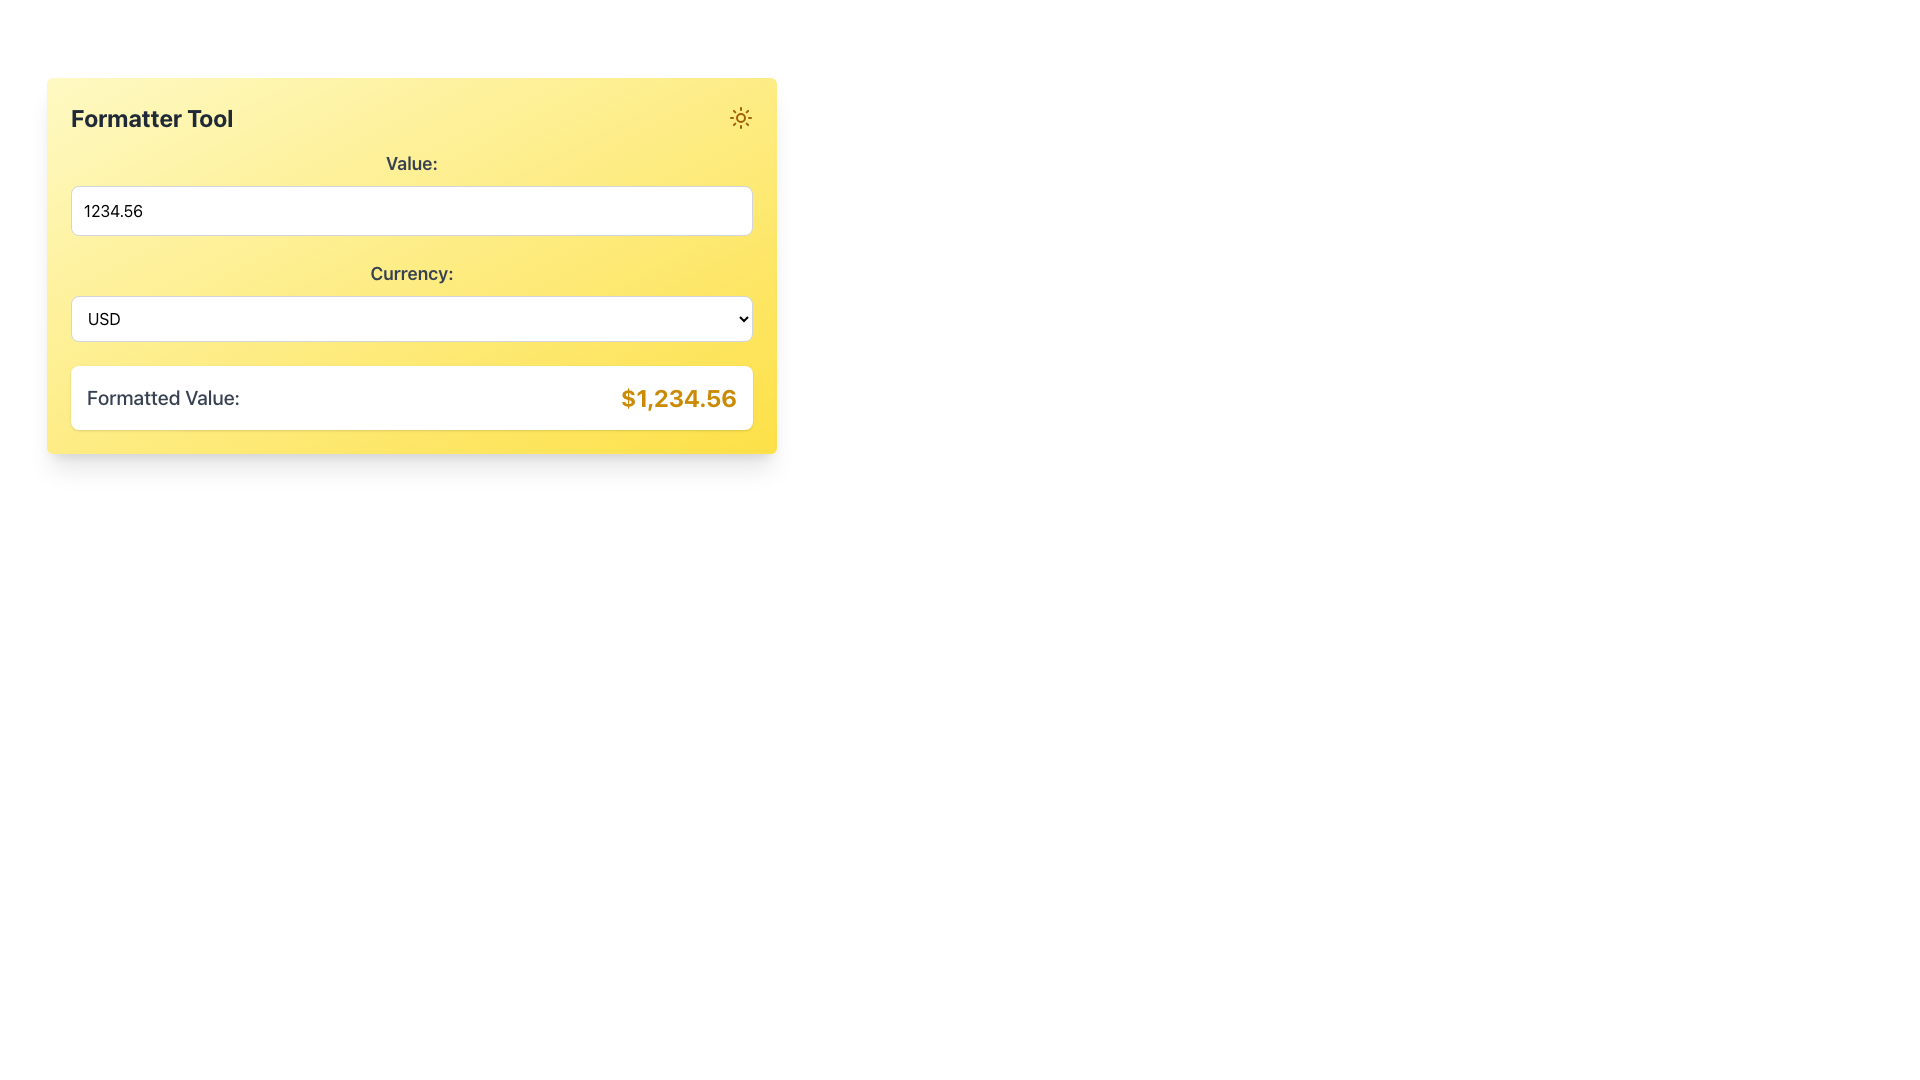 The image size is (1920, 1080). Describe the element at coordinates (411, 300) in the screenshot. I see `an option from the dropdown menu labeled 'Currency:' located in the 'Formatter Tool' section, which is the second input field below the 'Value' input field` at that location.